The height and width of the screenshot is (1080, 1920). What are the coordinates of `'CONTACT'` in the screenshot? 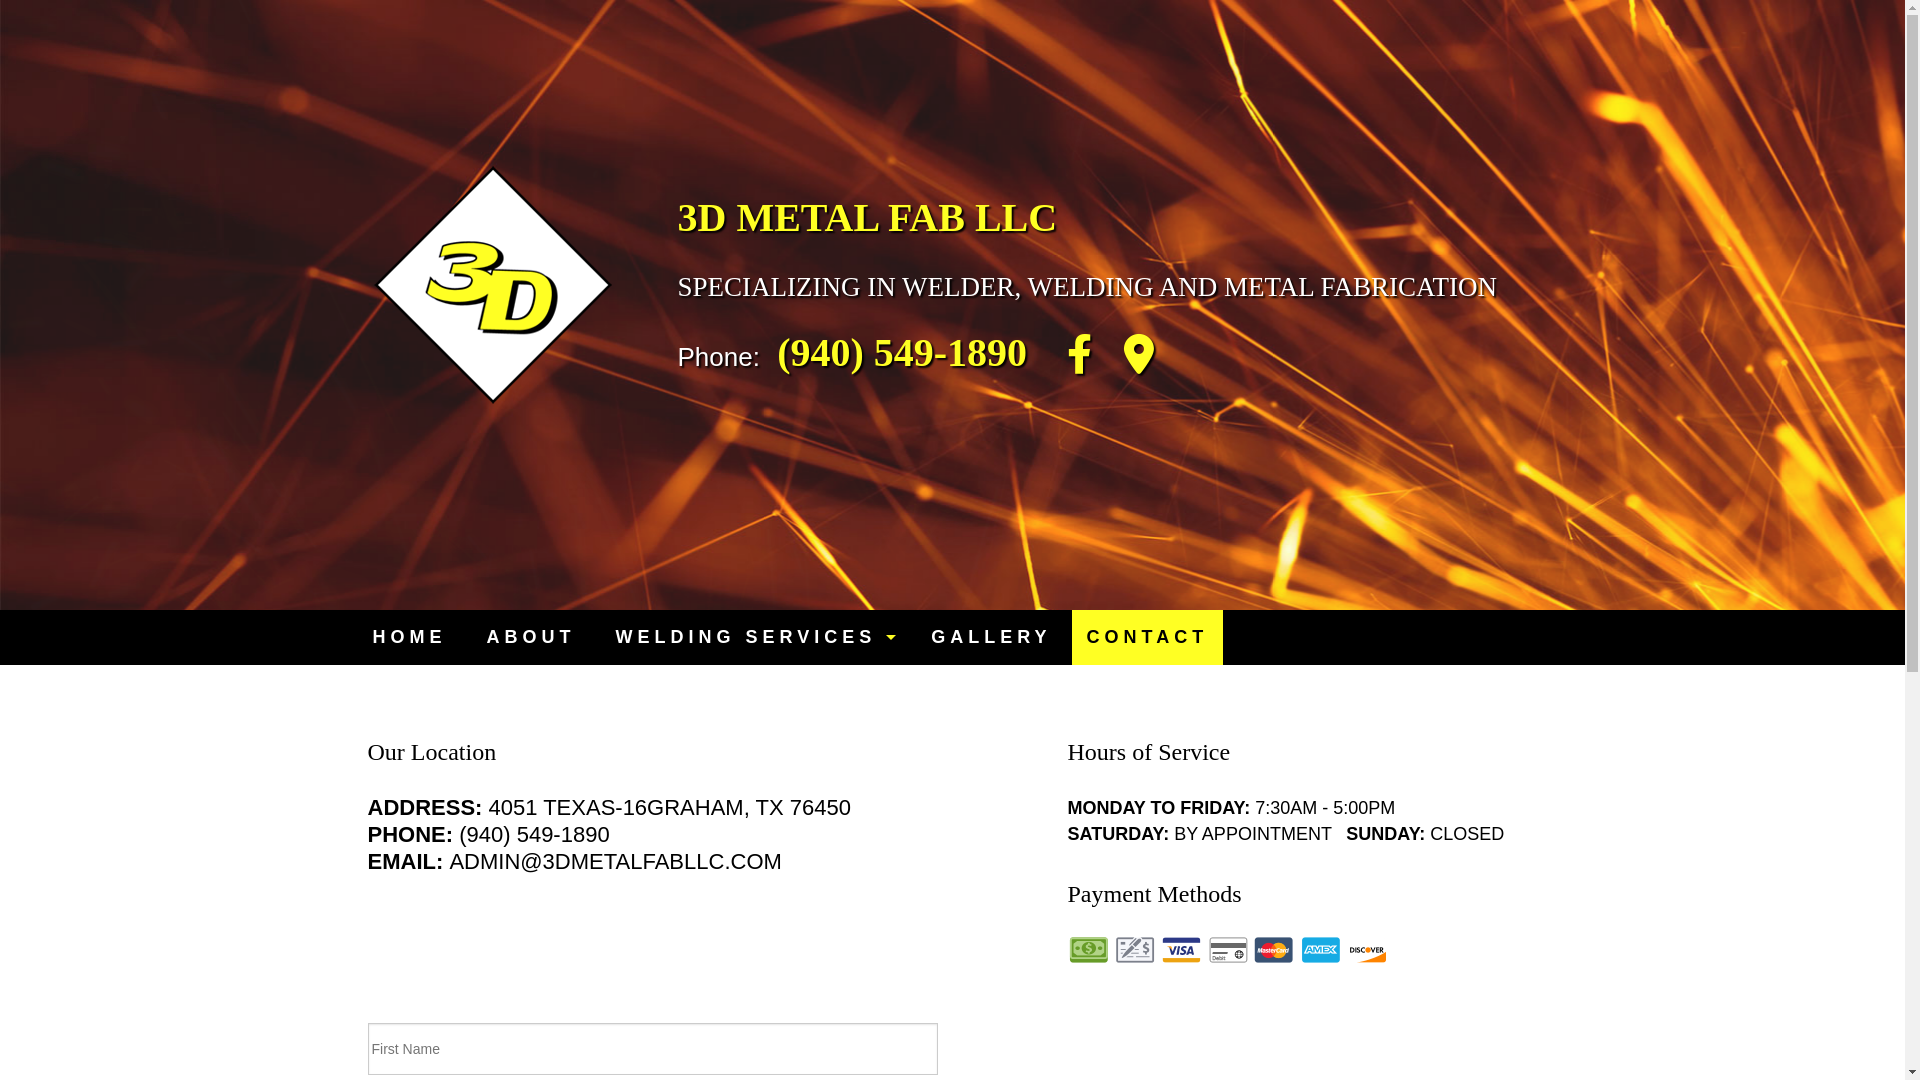 It's located at (1147, 637).